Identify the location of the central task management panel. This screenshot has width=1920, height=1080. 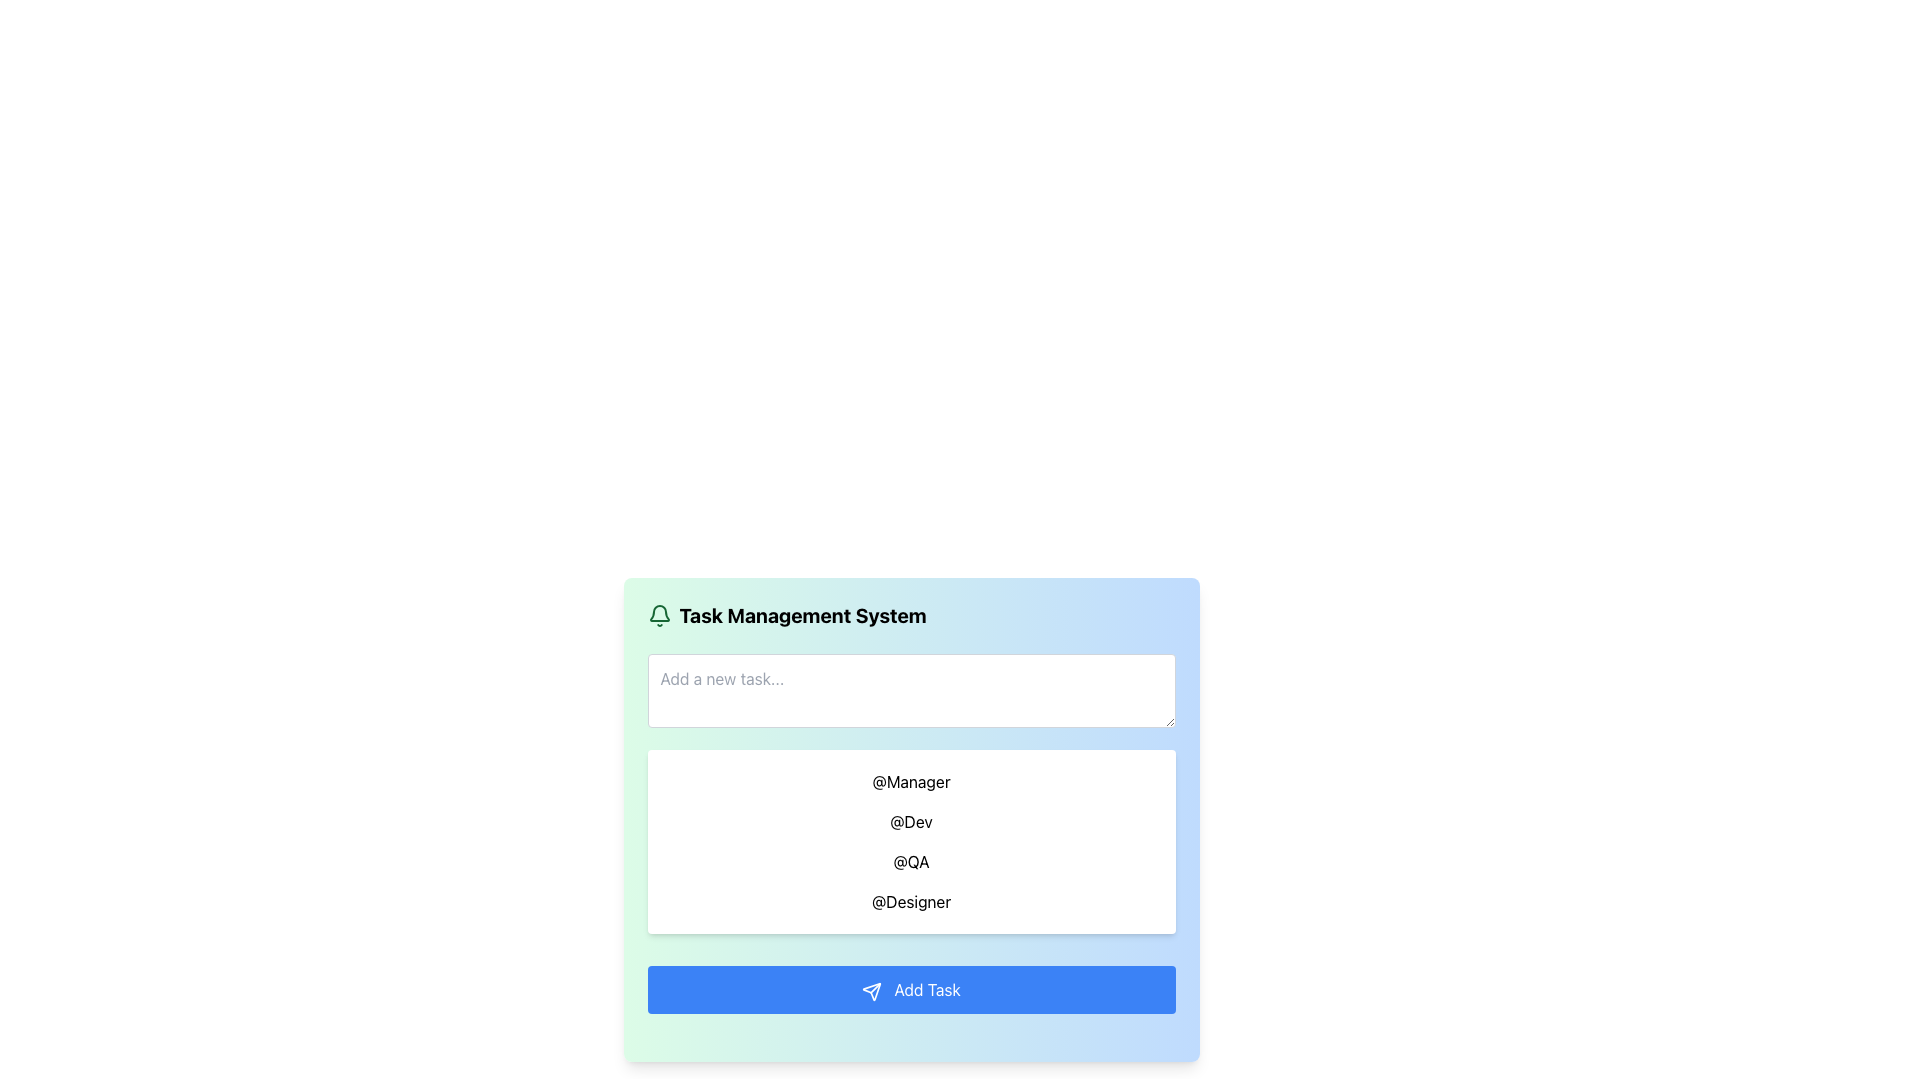
(910, 820).